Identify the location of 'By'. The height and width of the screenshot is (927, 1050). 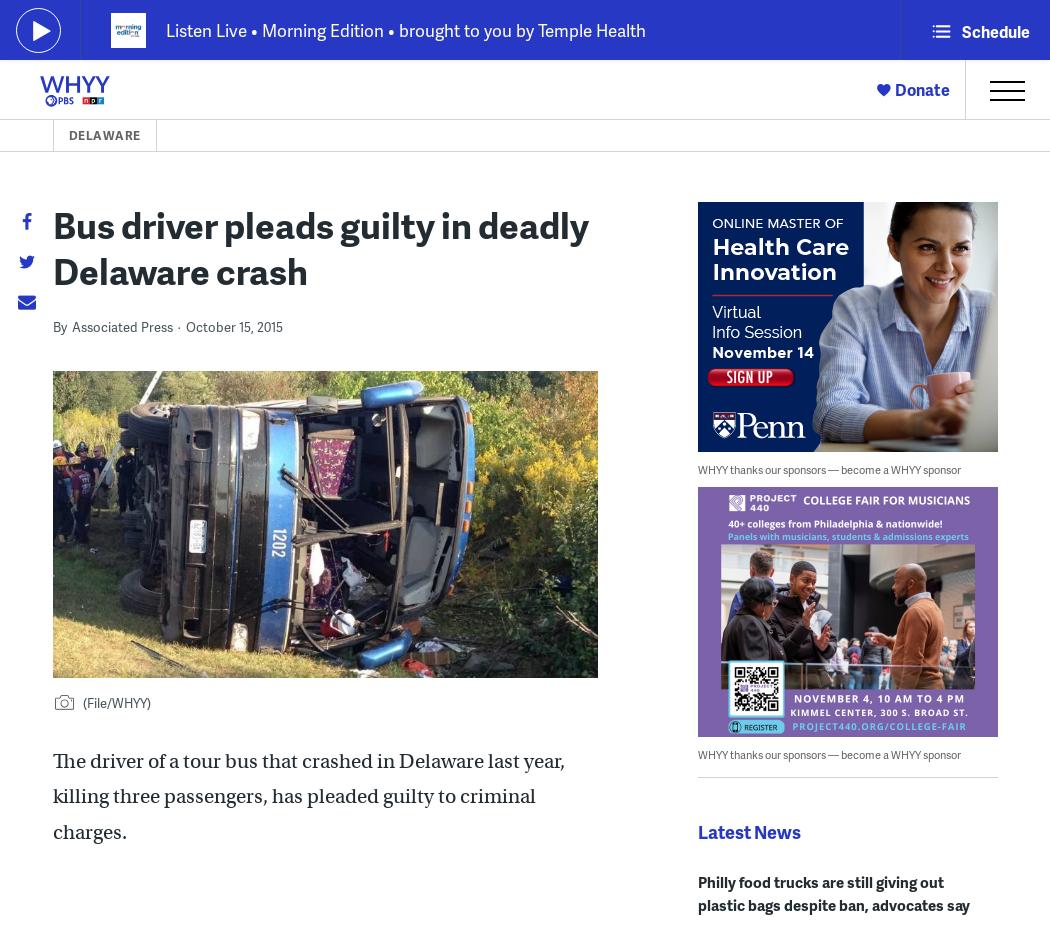
(58, 326).